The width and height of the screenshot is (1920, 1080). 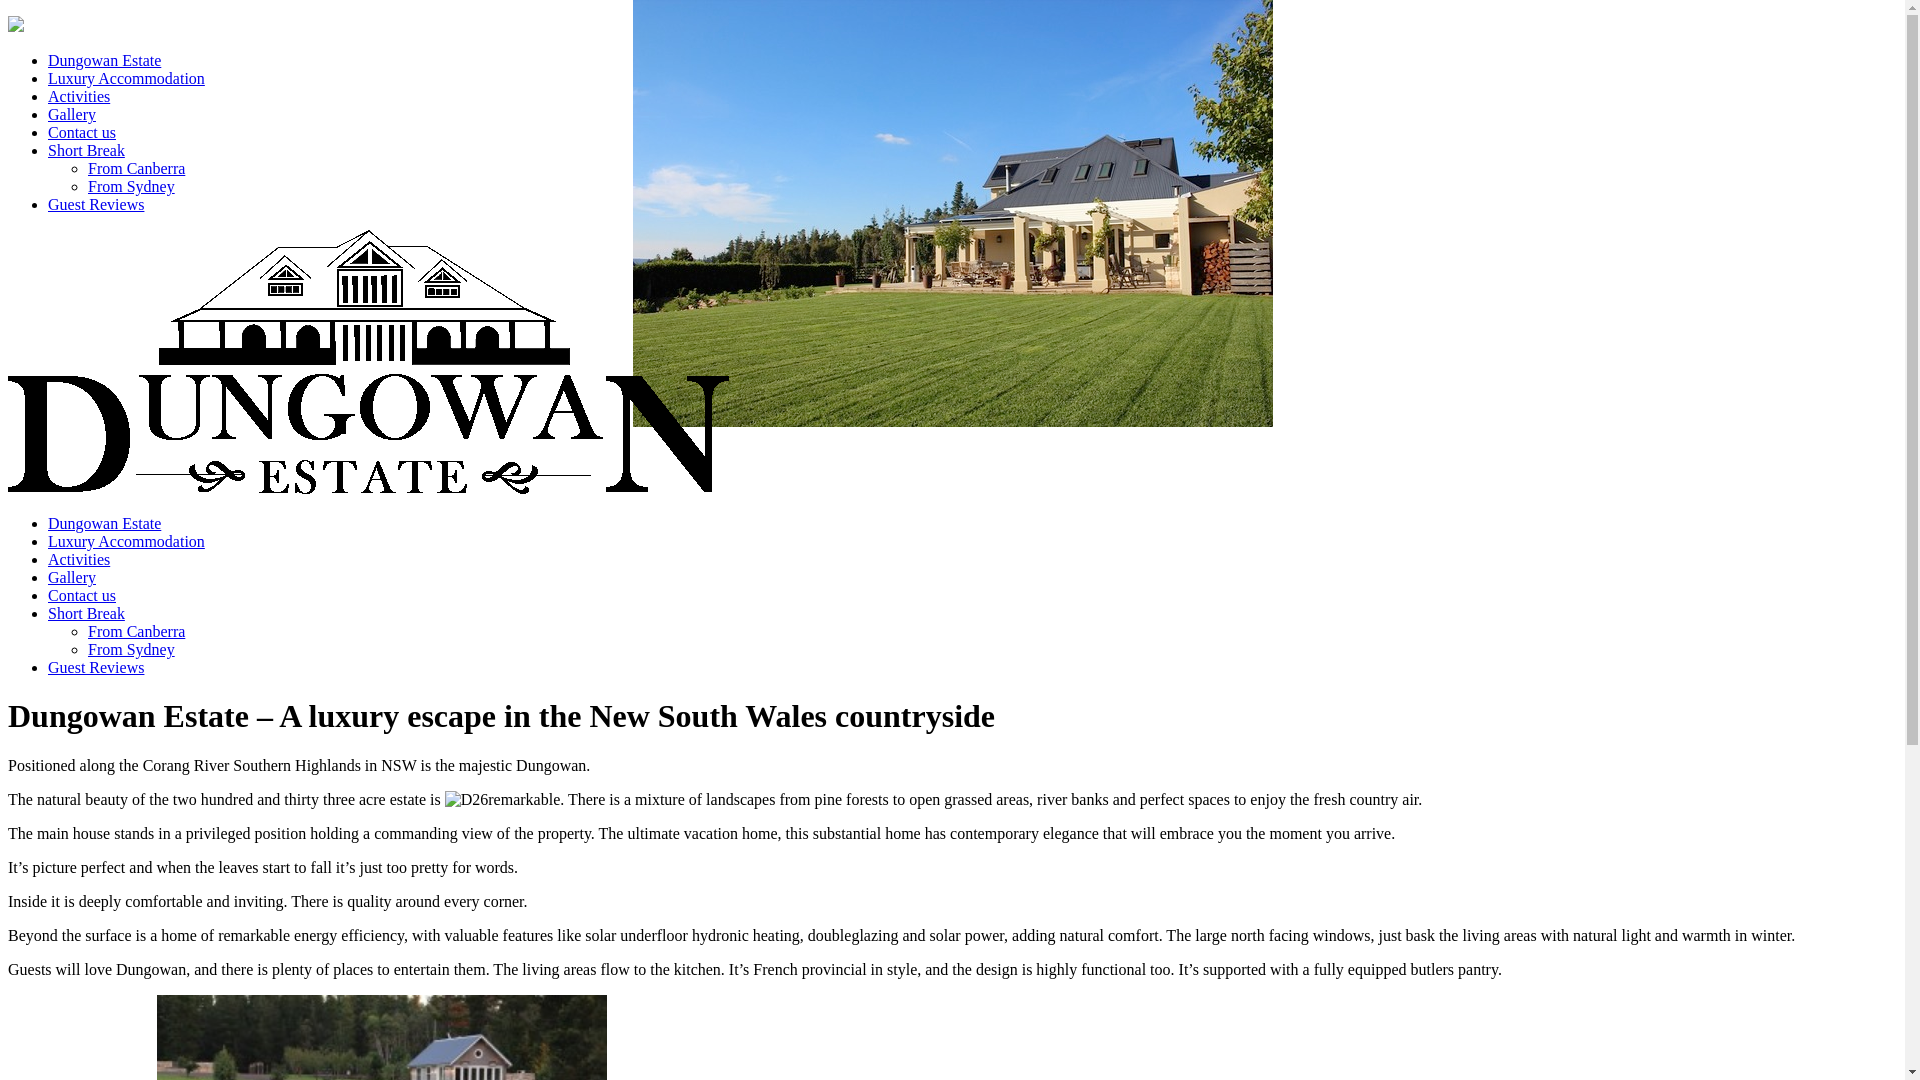 I want to click on 'Contact us', so click(x=80, y=132).